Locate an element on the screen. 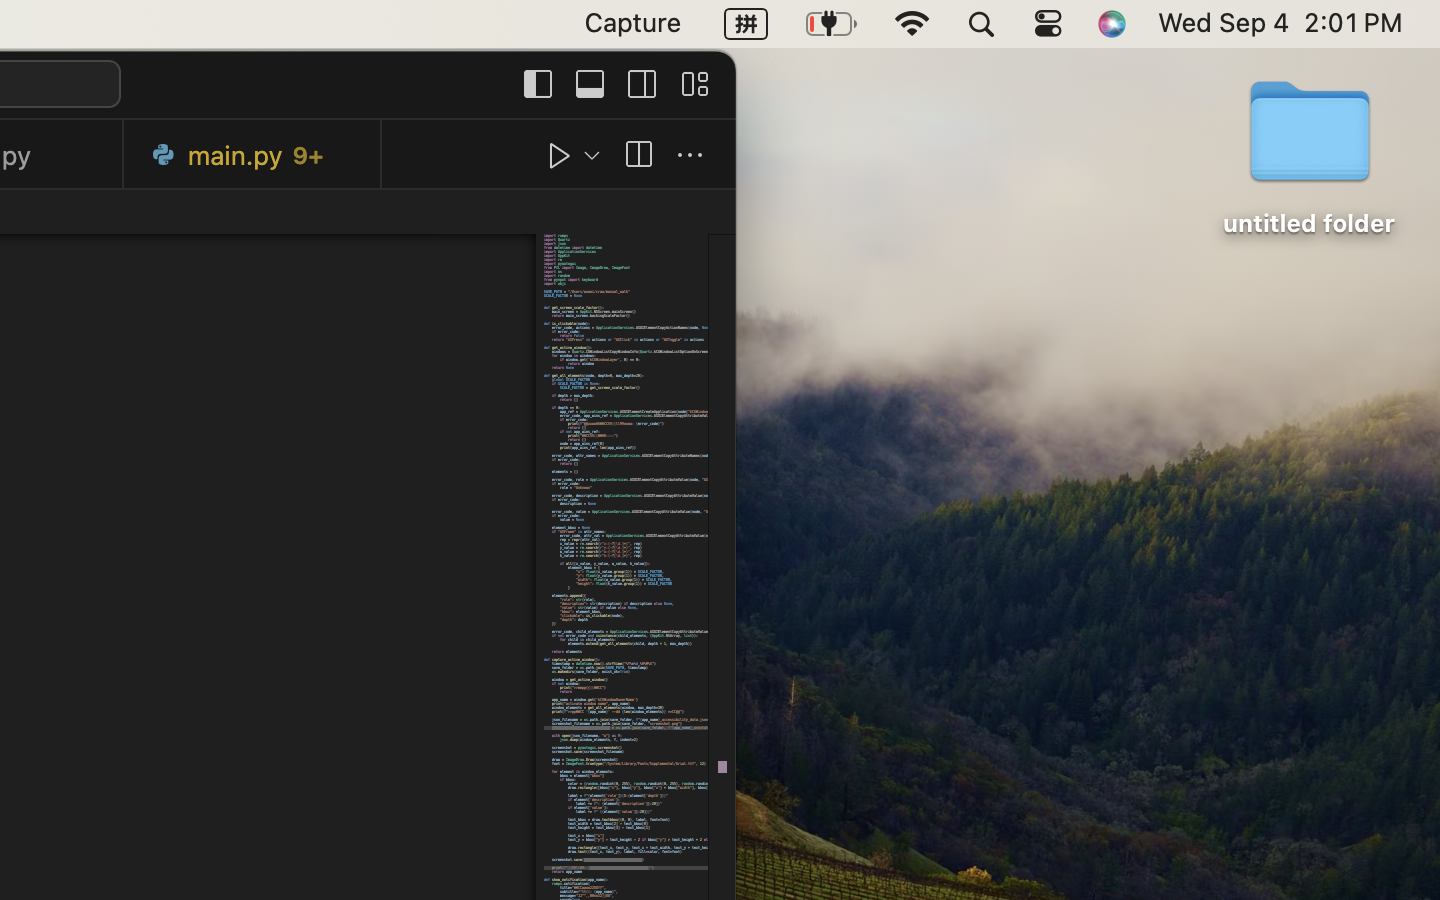 This screenshot has width=1440, height=900. '' is located at coordinates (560, 155).